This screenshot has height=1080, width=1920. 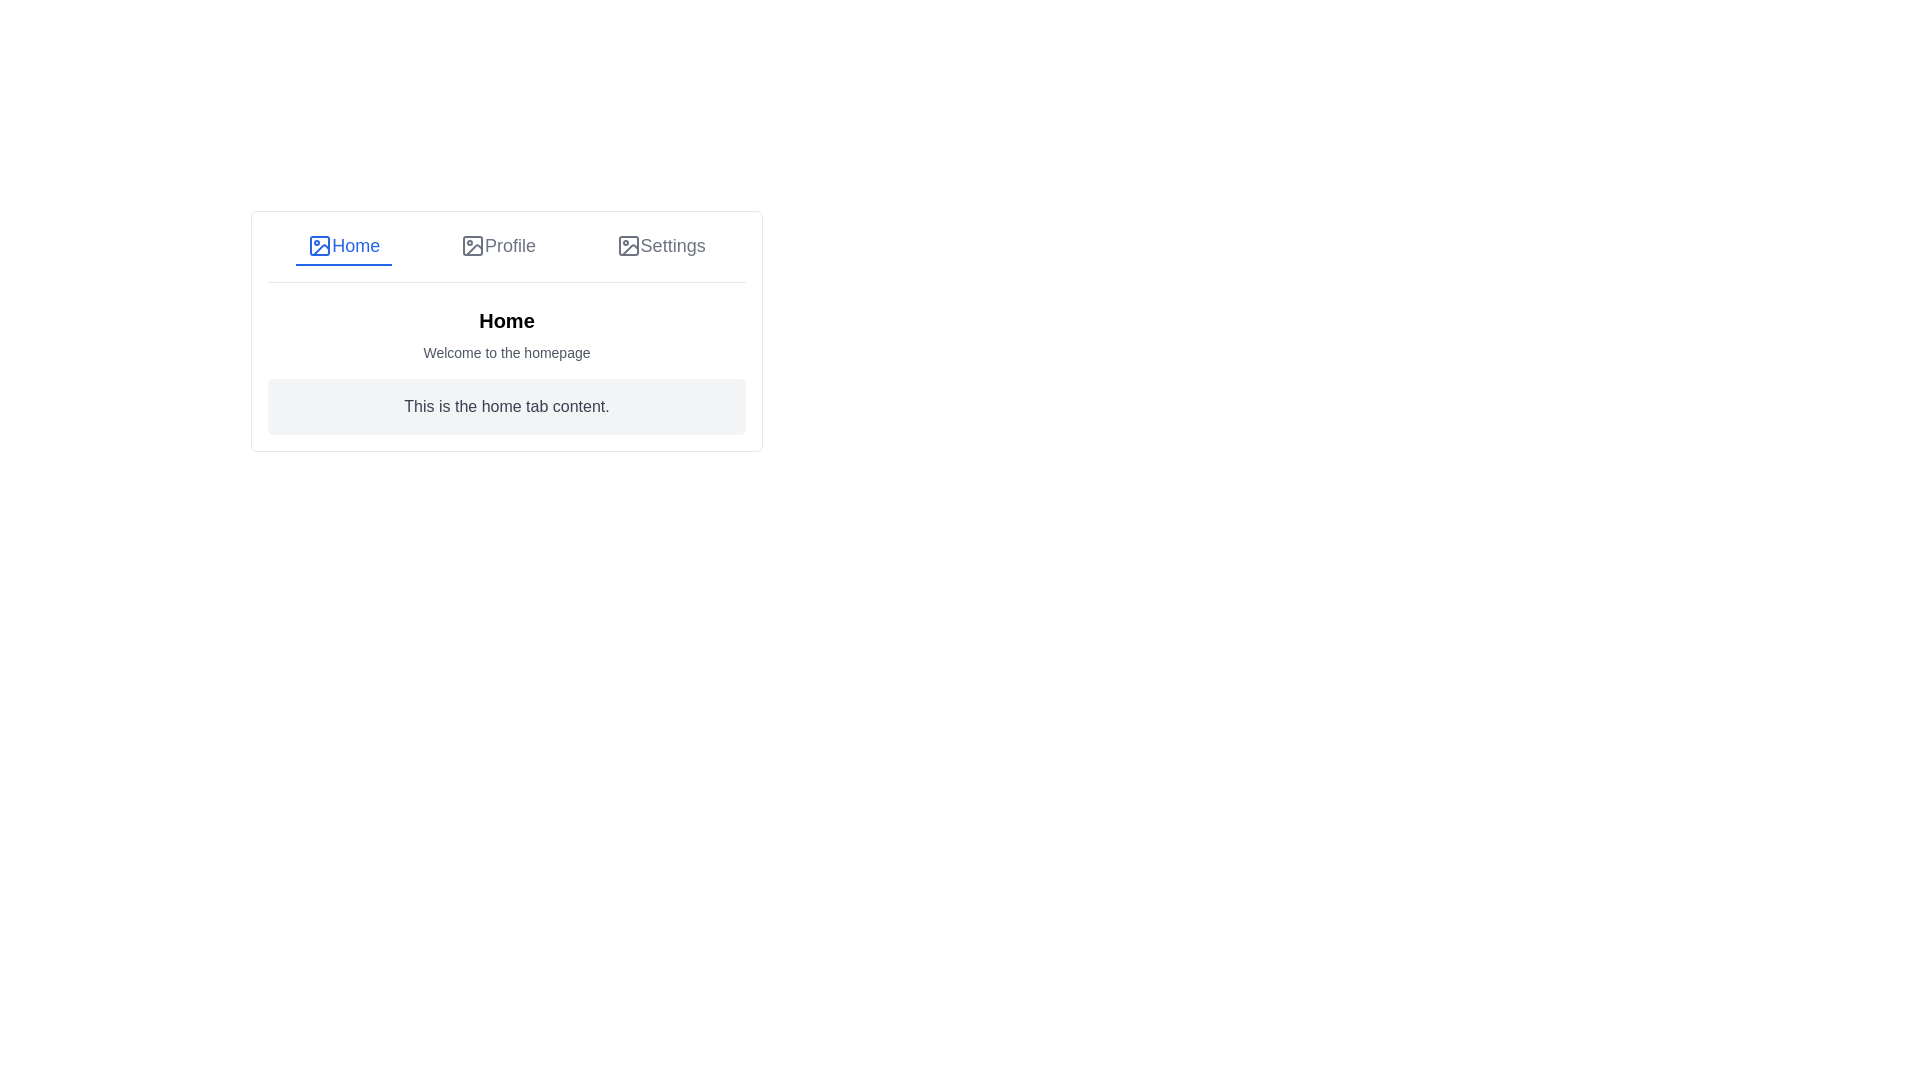 What do you see at coordinates (471, 245) in the screenshot?
I see `the Profile icon in the navigation bar` at bounding box center [471, 245].